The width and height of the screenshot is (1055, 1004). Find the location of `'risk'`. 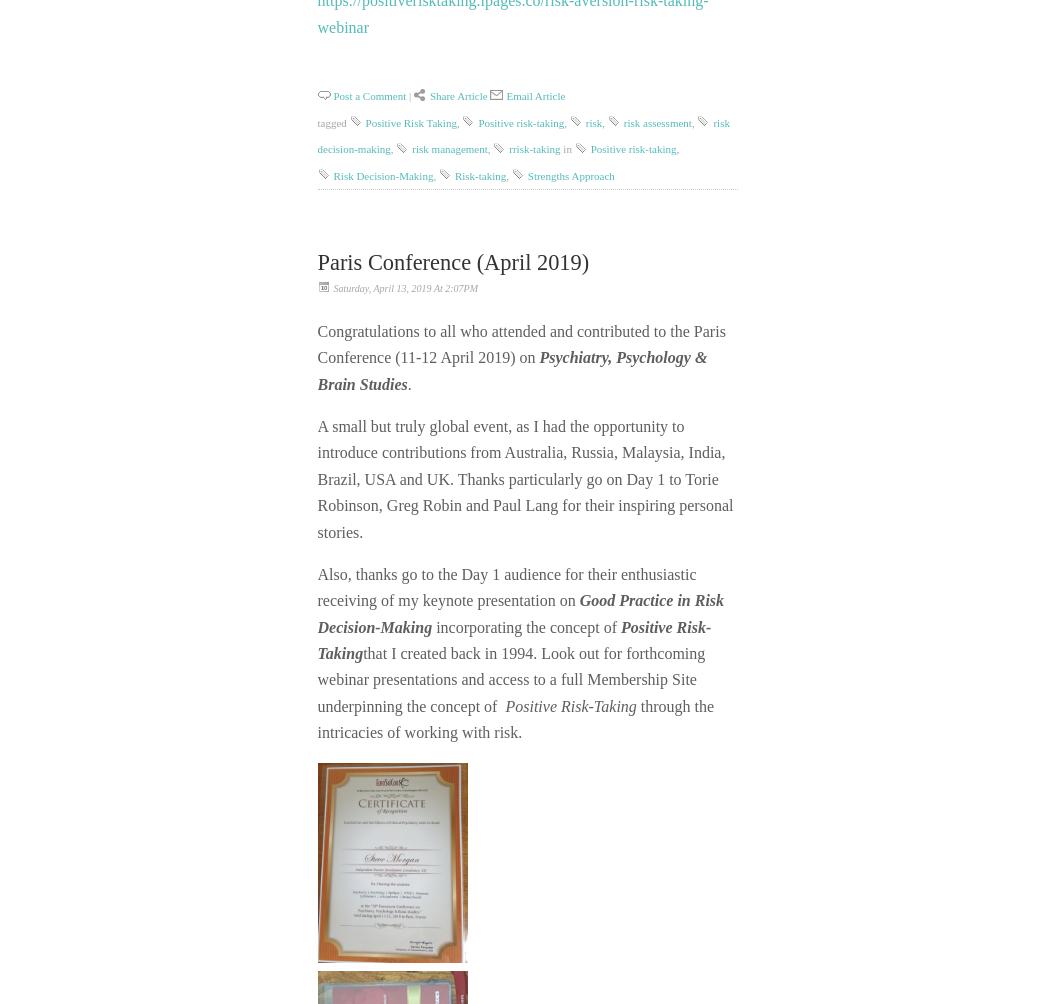

'risk' is located at coordinates (593, 121).